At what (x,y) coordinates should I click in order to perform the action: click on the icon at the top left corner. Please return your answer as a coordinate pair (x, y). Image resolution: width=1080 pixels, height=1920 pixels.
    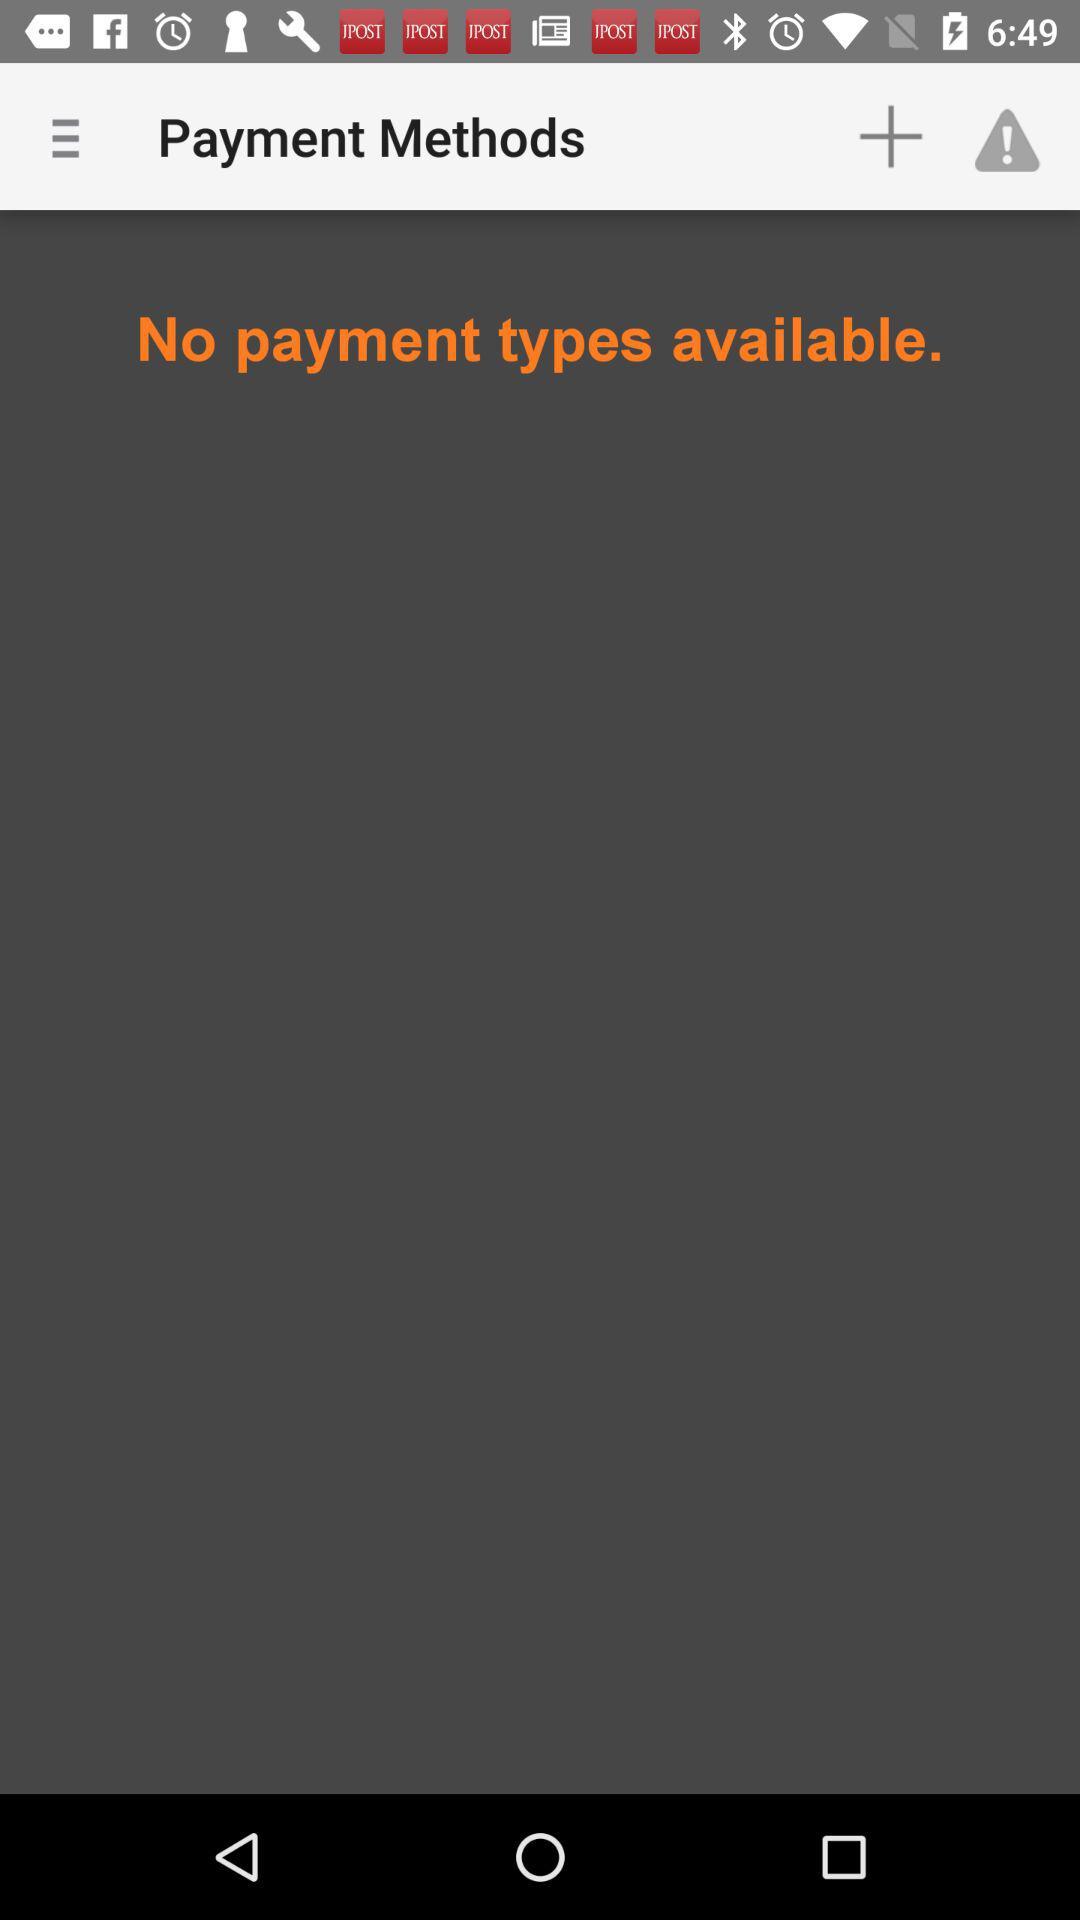
    Looking at the image, I should click on (72, 135).